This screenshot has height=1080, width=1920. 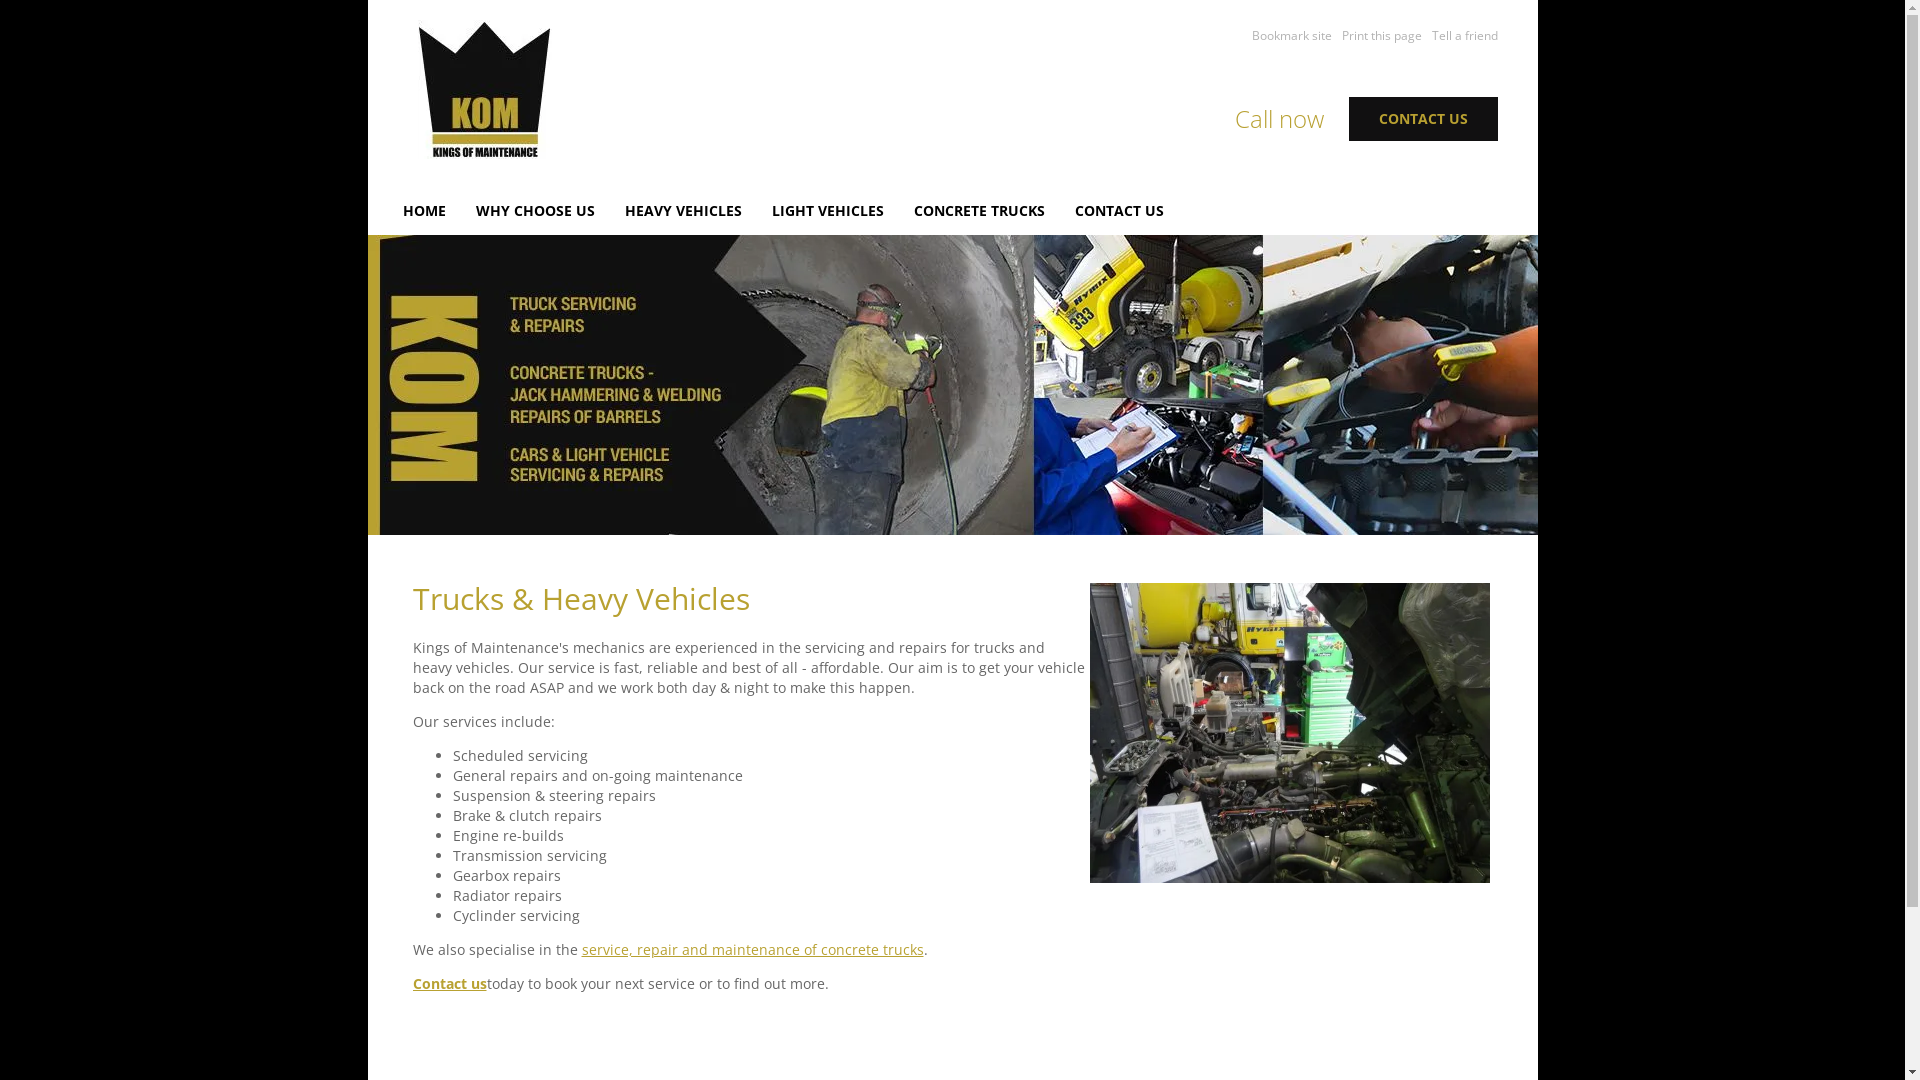 I want to click on 'service, repair and maintenance of concrete trucks', so click(x=752, y=948).